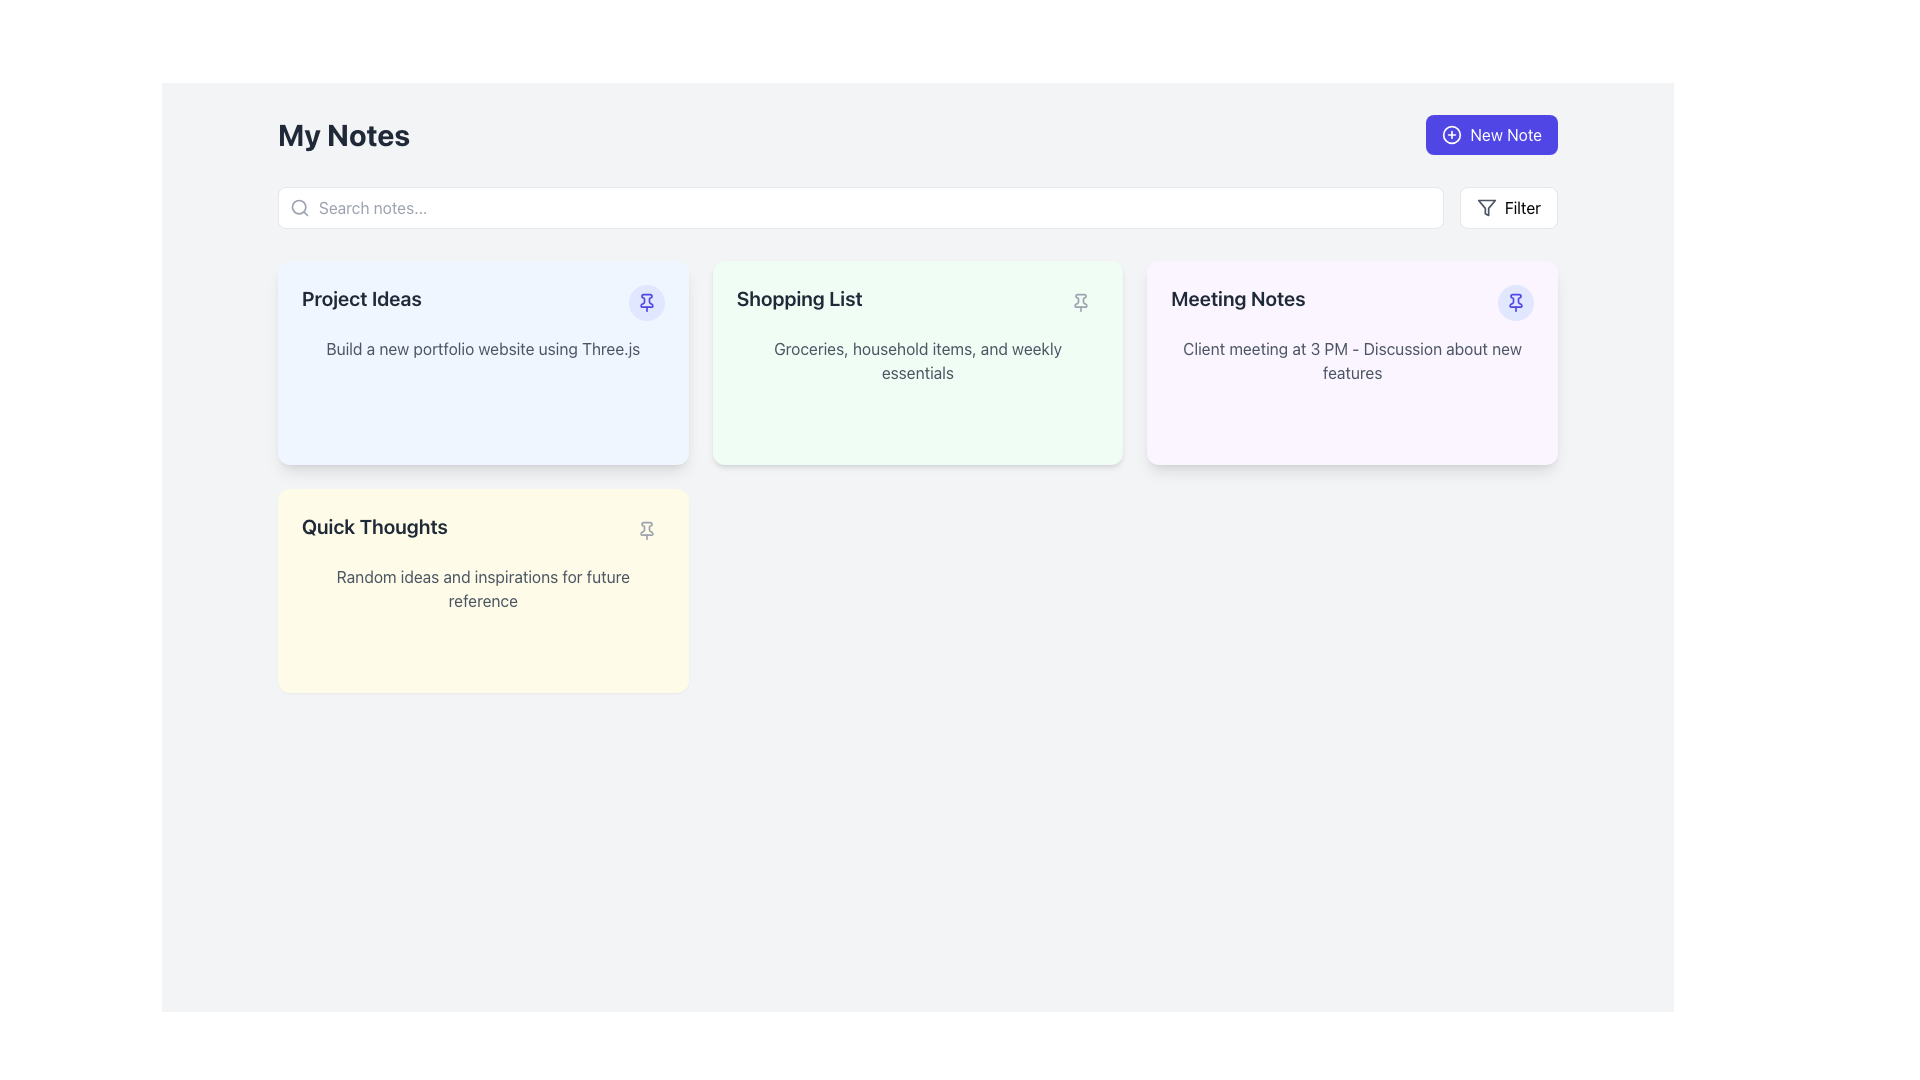  What do you see at coordinates (1080, 303) in the screenshot?
I see `the pin icon embedded in the button located in the 'Shopping List' section to observe its hover effects` at bounding box center [1080, 303].